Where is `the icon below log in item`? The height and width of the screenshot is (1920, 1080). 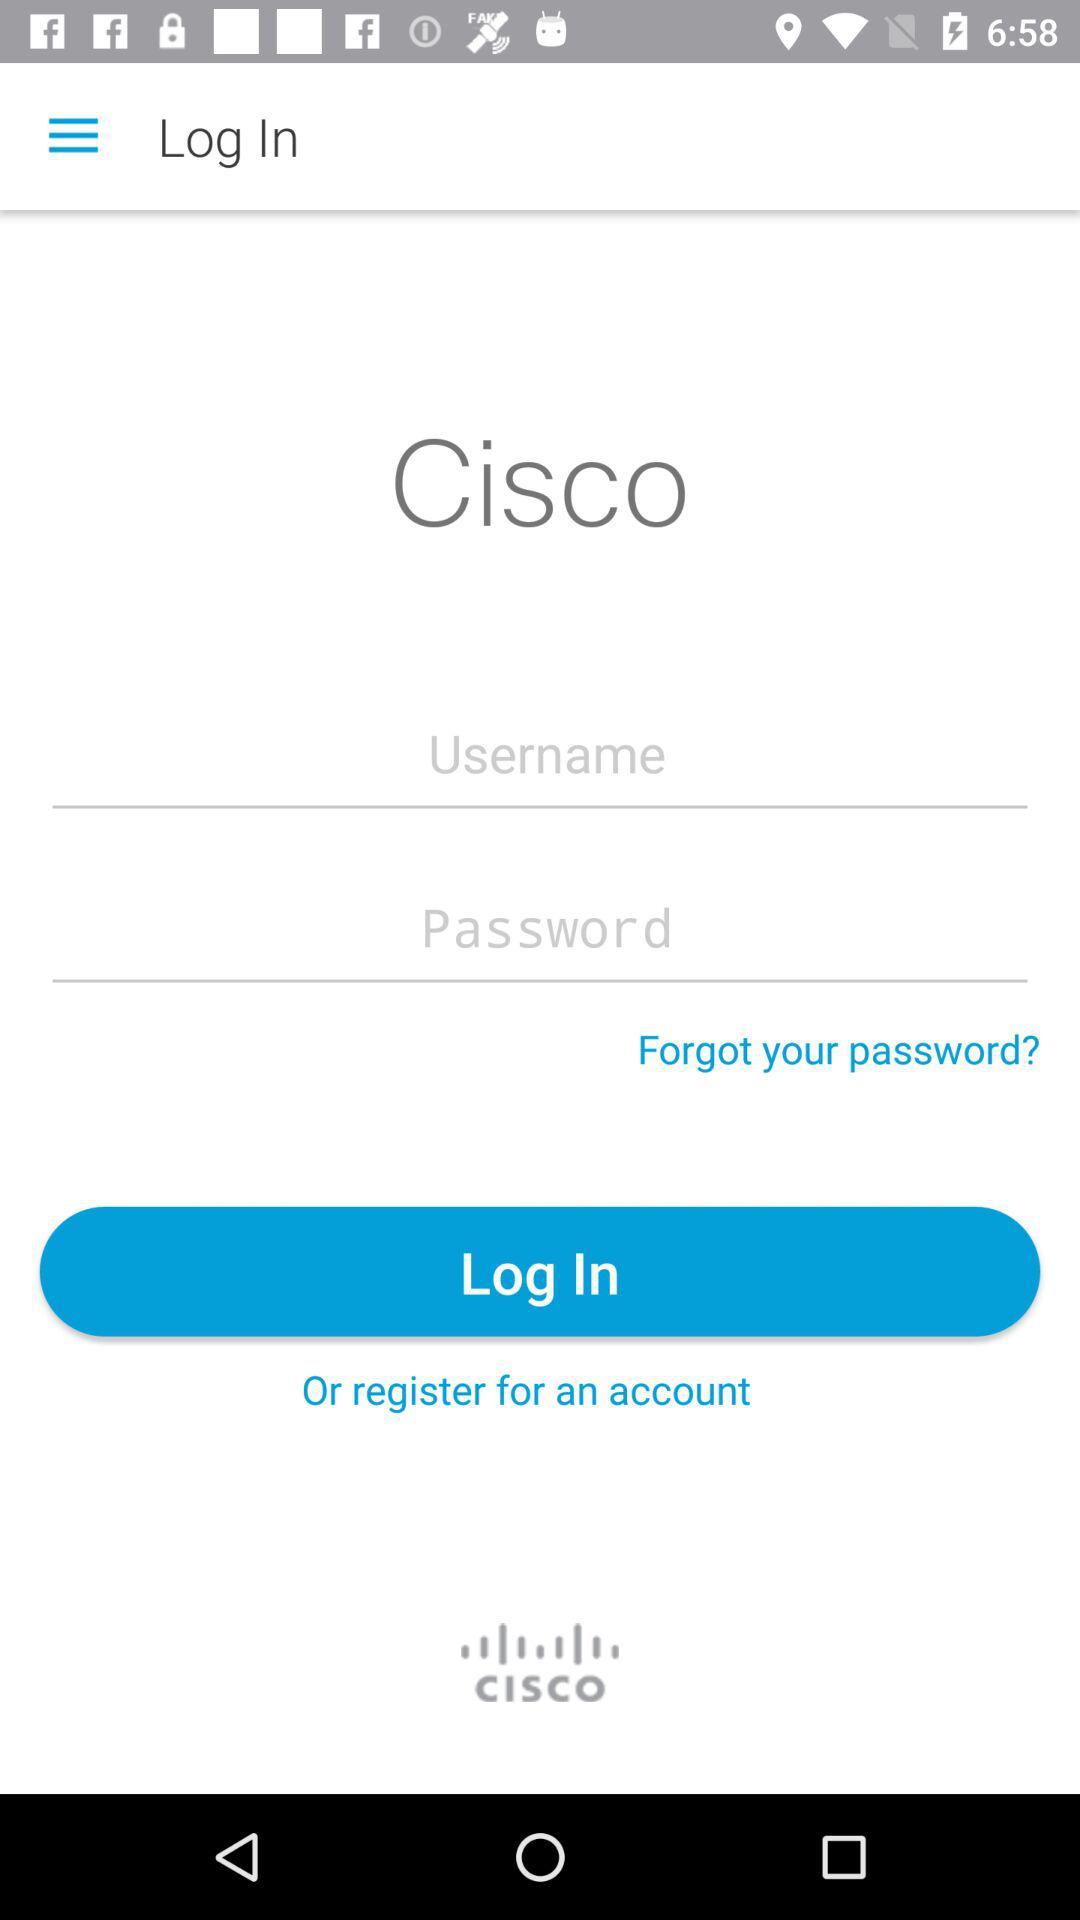 the icon below log in item is located at coordinates (525, 1388).